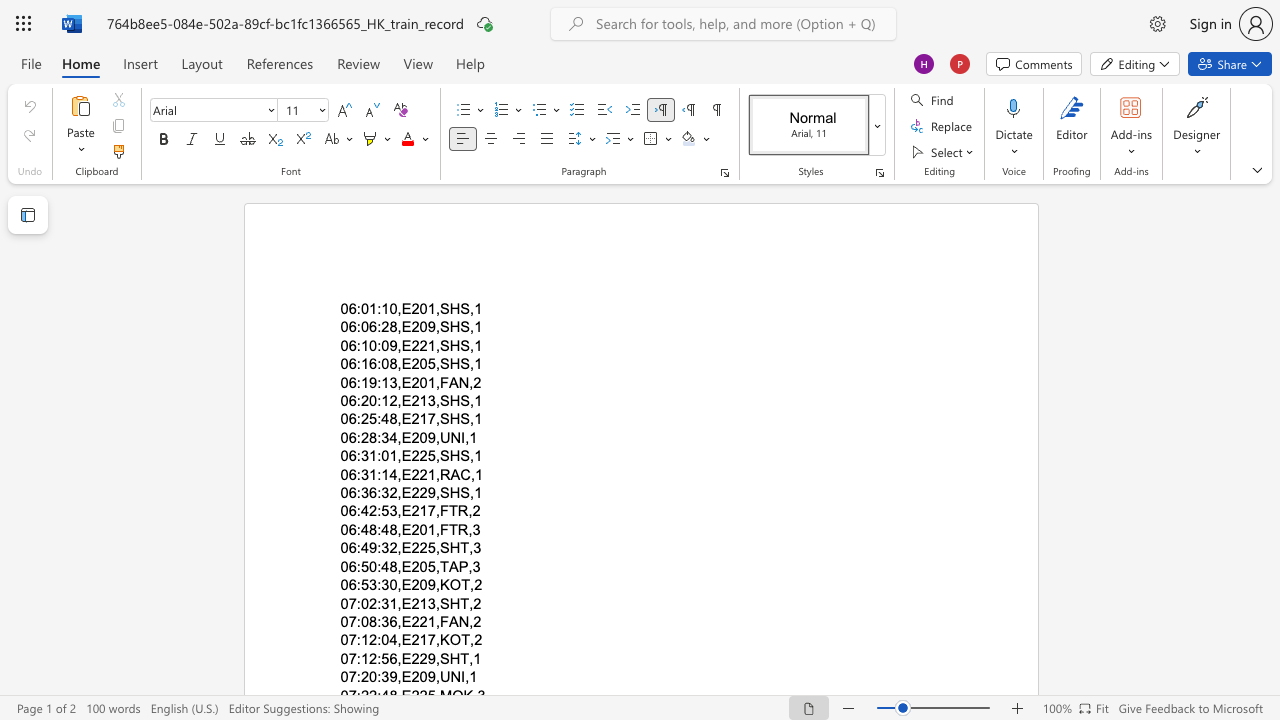 The height and width of the screenshot is (720, 1280). Describe the element at coordinates (340, 309) in the screenshot. I see `the subset text "06:01:10,E201,SHS," within the text "06:01:10,E201,SHS,1"` at that location.